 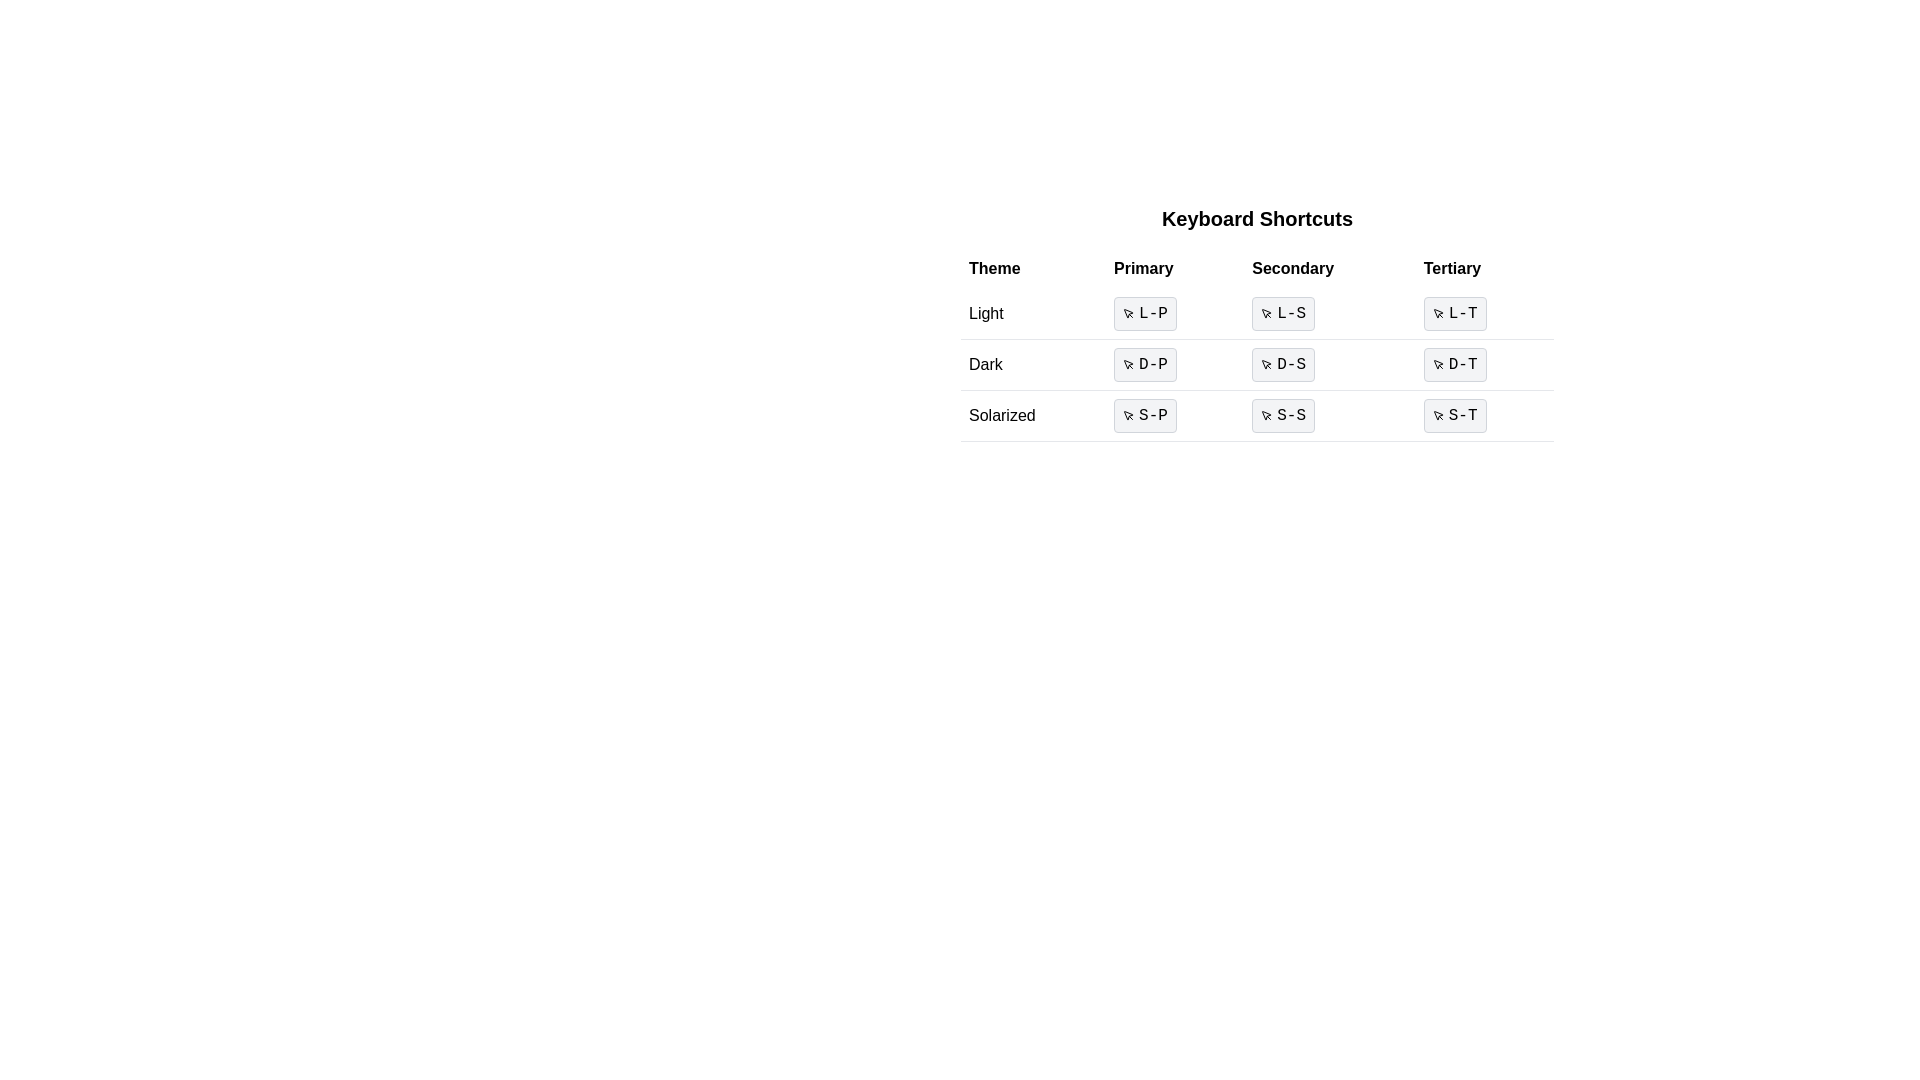 I want to click on the 'D-S' button, which is a button-like component in the 'Dark' row and 'Secondary' column of the table, so click(x=1256, y=365).